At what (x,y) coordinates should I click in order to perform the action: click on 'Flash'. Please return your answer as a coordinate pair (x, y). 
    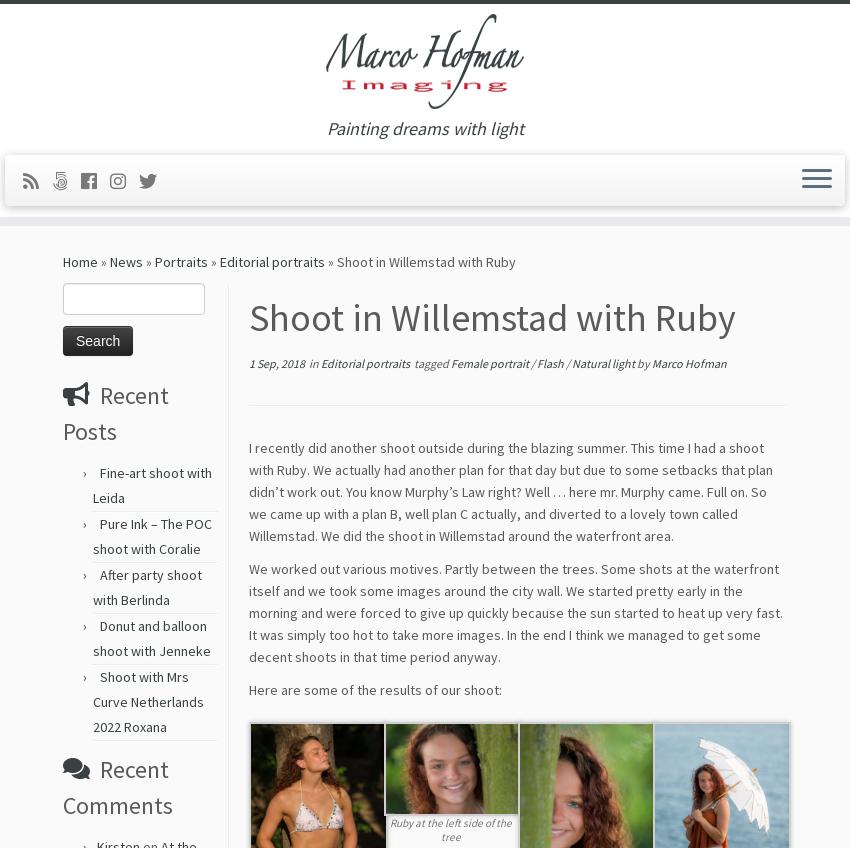
    Looking at the image, I should click on (550, 369).